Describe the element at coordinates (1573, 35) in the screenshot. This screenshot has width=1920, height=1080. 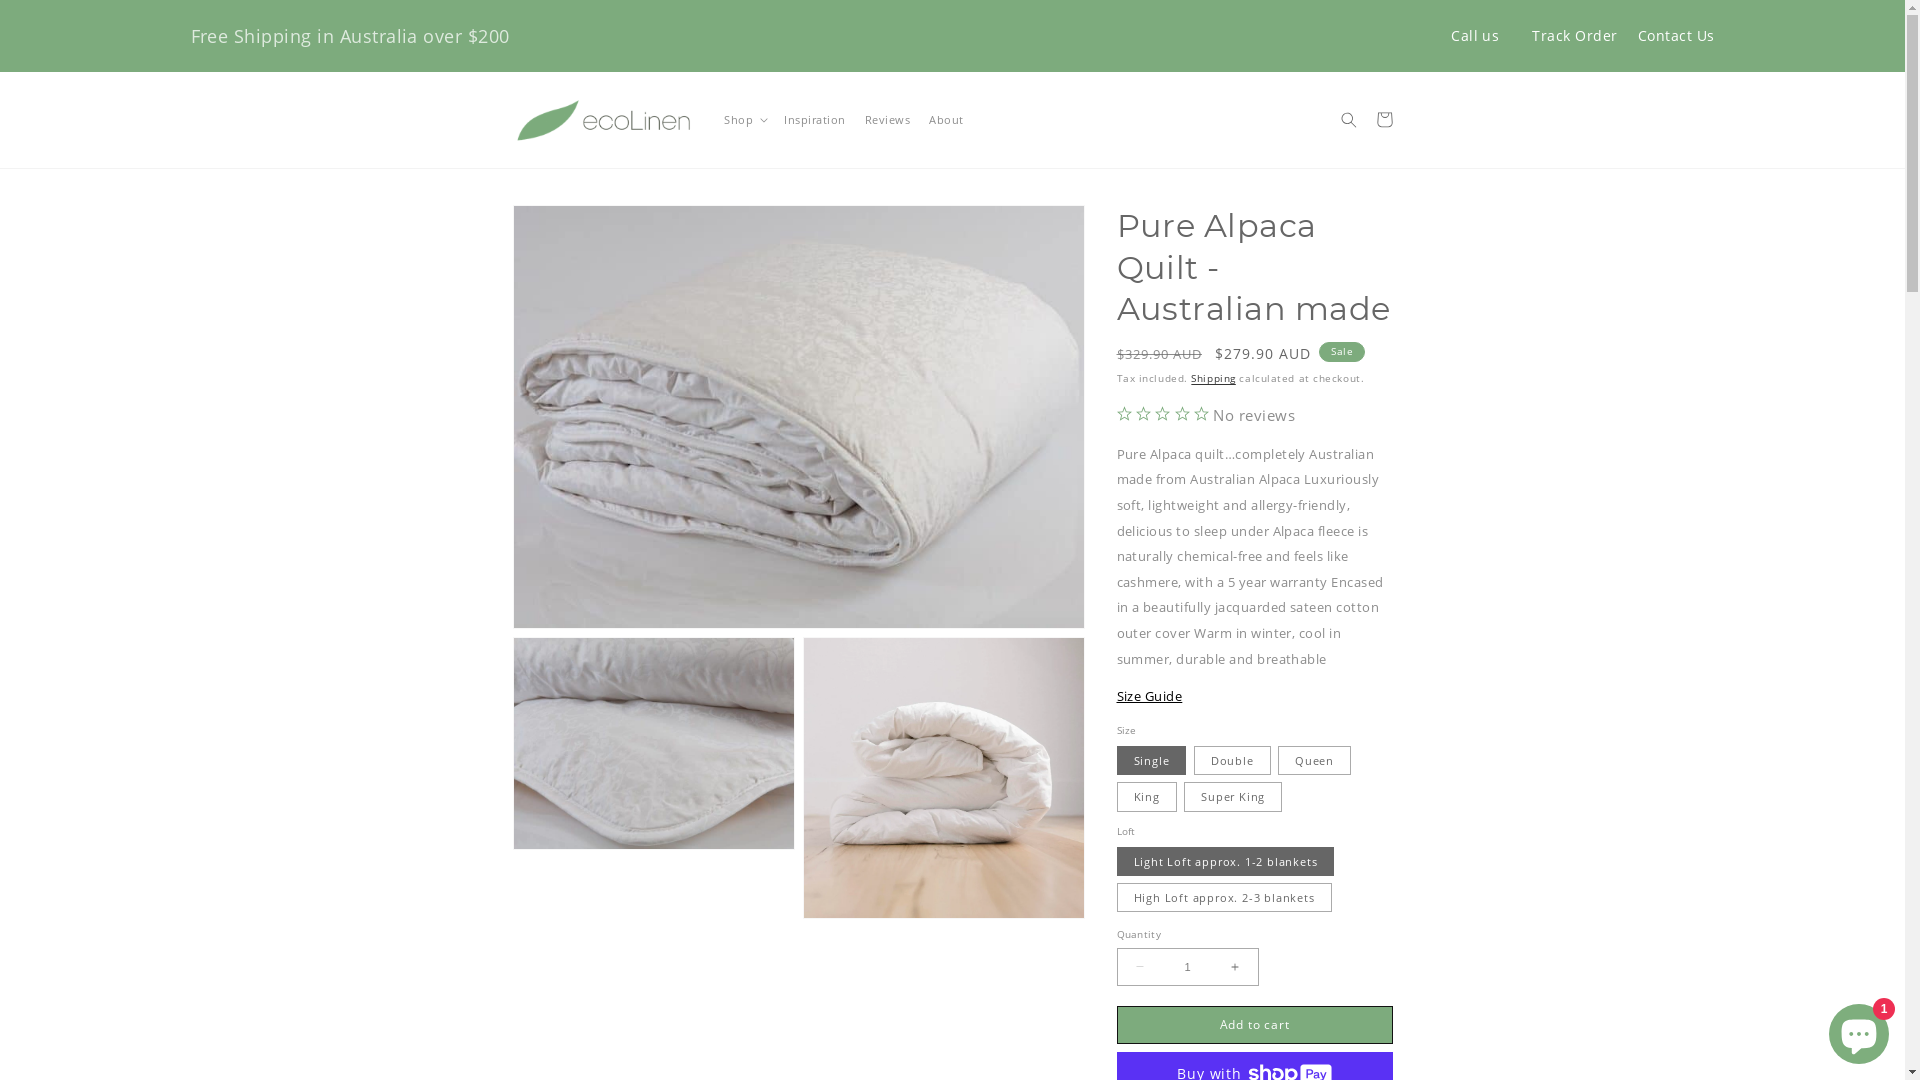
I see `'Track Order'` at that location.